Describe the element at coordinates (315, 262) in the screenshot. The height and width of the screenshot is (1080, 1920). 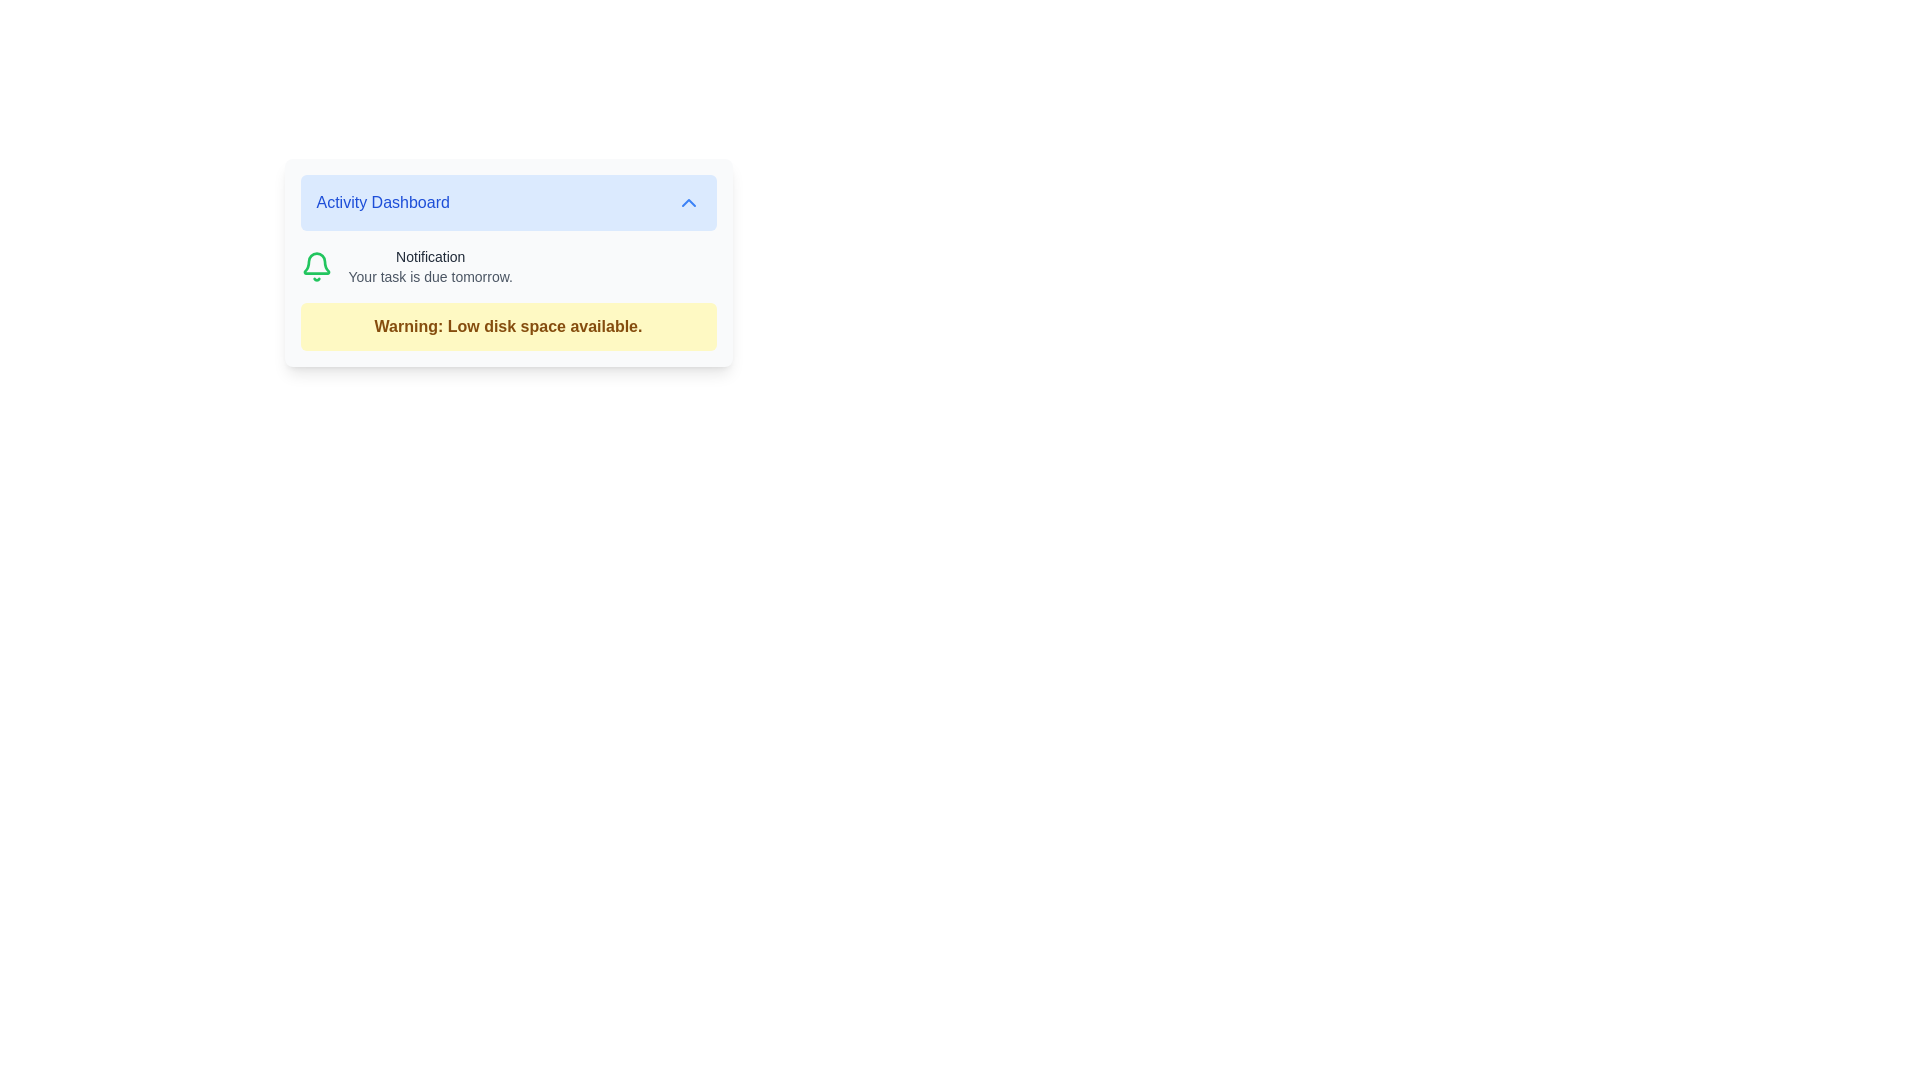
I see `the bell icon with a green outline in the dashboard section to interact with it` at that location.